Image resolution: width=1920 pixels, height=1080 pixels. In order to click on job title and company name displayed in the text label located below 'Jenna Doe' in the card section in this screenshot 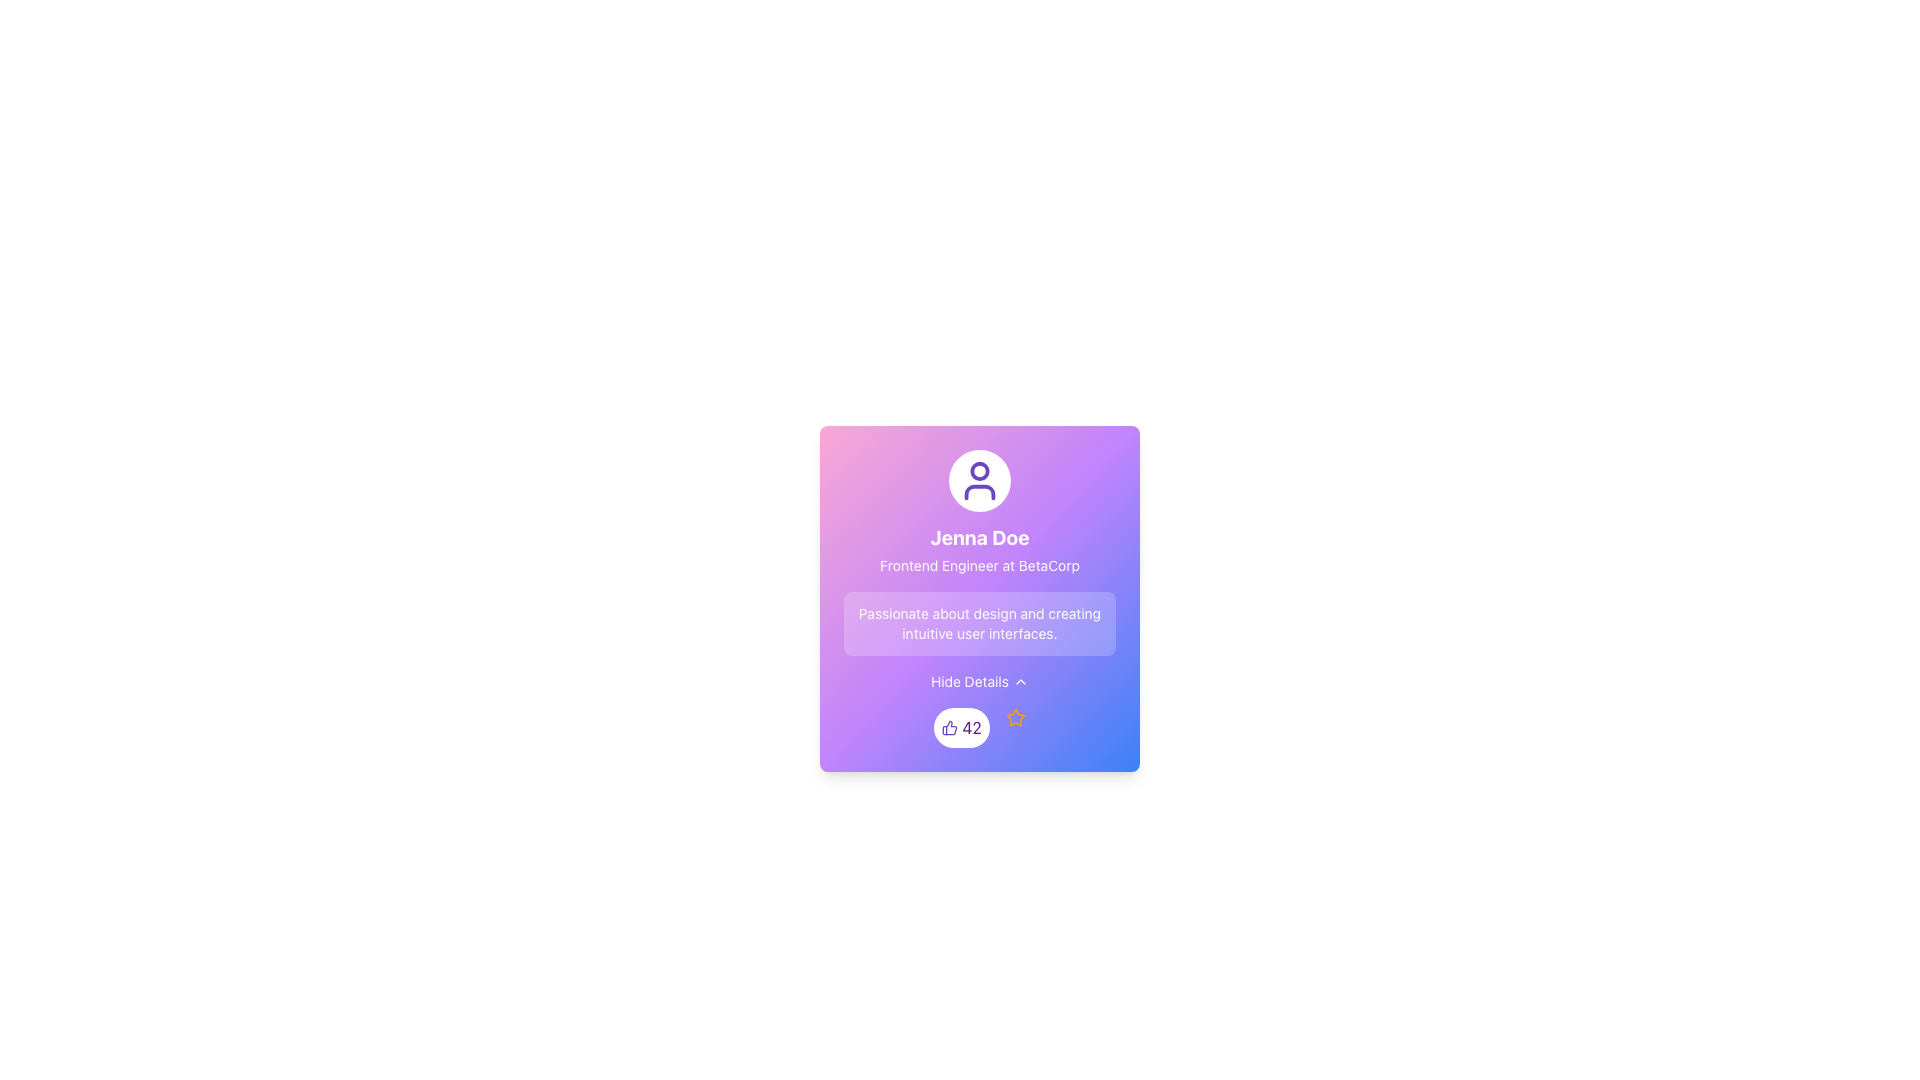, I will do `click(979, 566)`.